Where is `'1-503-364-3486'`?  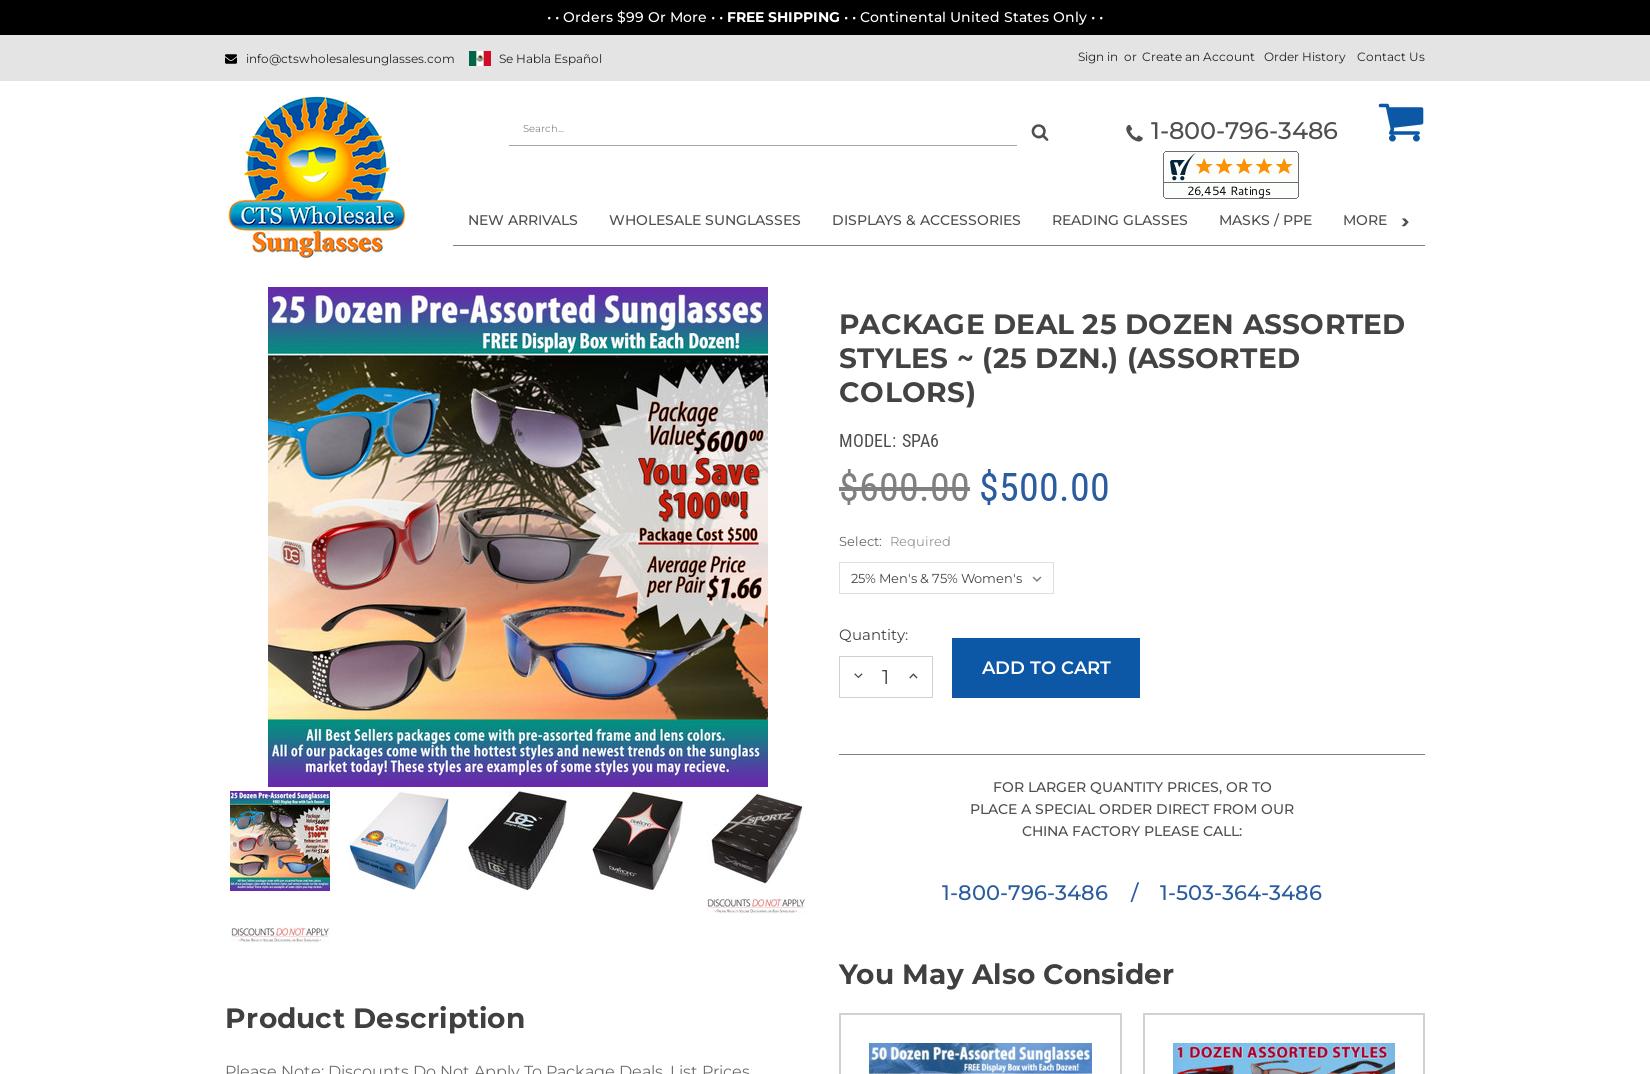
'1-503-364-3486' is located at coordinates (1238, 891).